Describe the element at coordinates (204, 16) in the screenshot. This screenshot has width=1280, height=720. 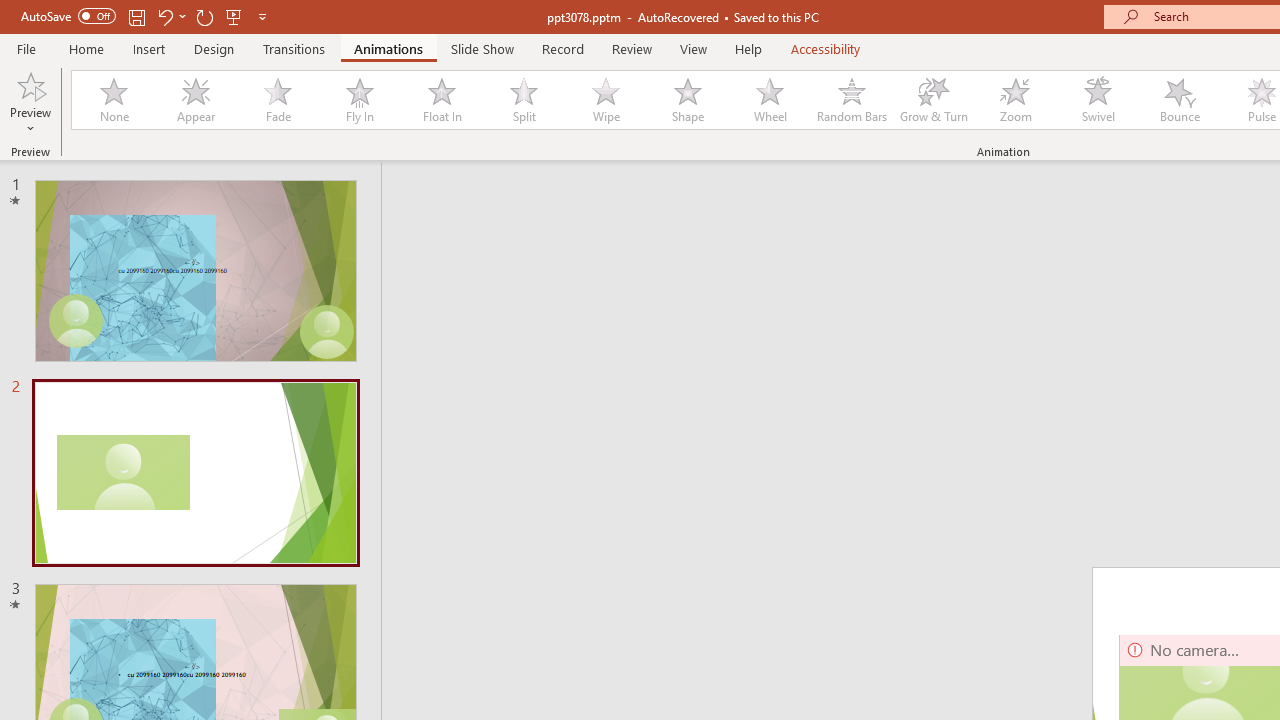
I see `'Redo'` at that location.